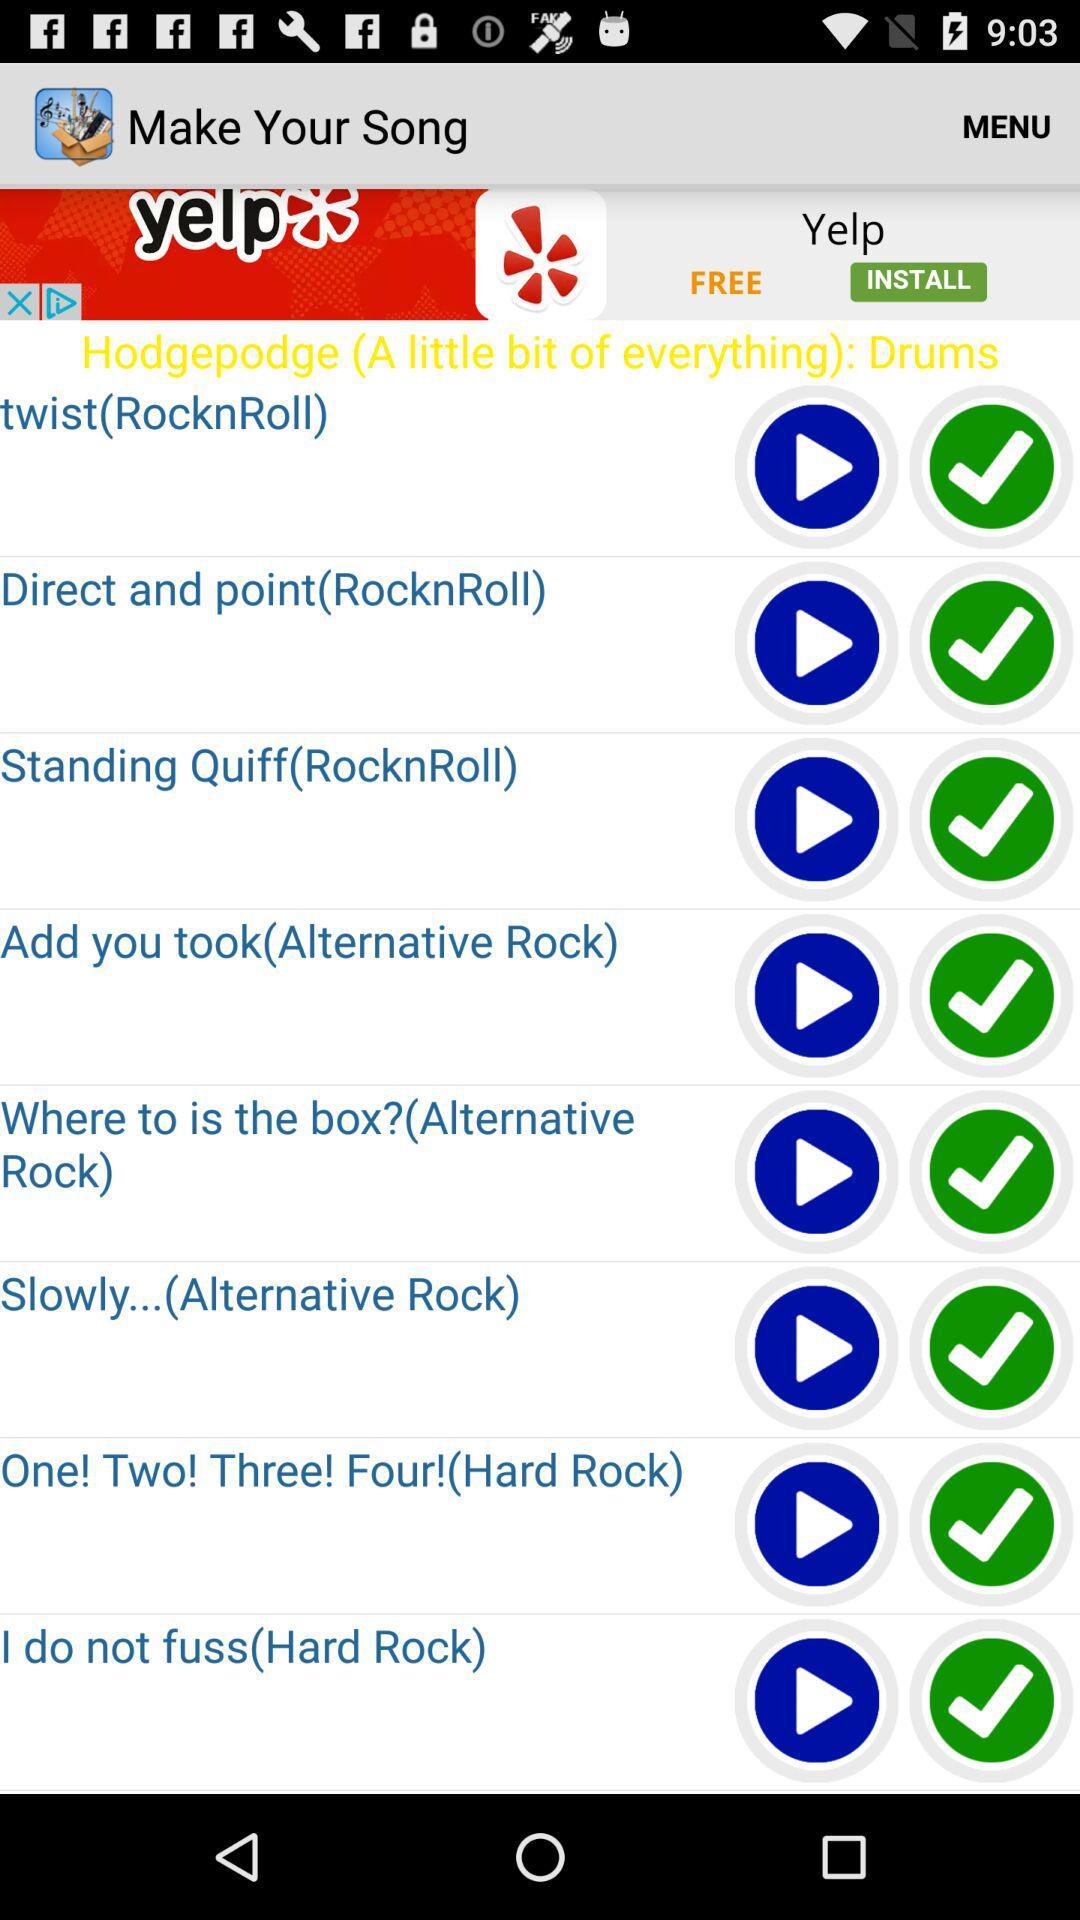 This screenshot has width=1080, height=1920. I want to click on song, so click(817, 1173).